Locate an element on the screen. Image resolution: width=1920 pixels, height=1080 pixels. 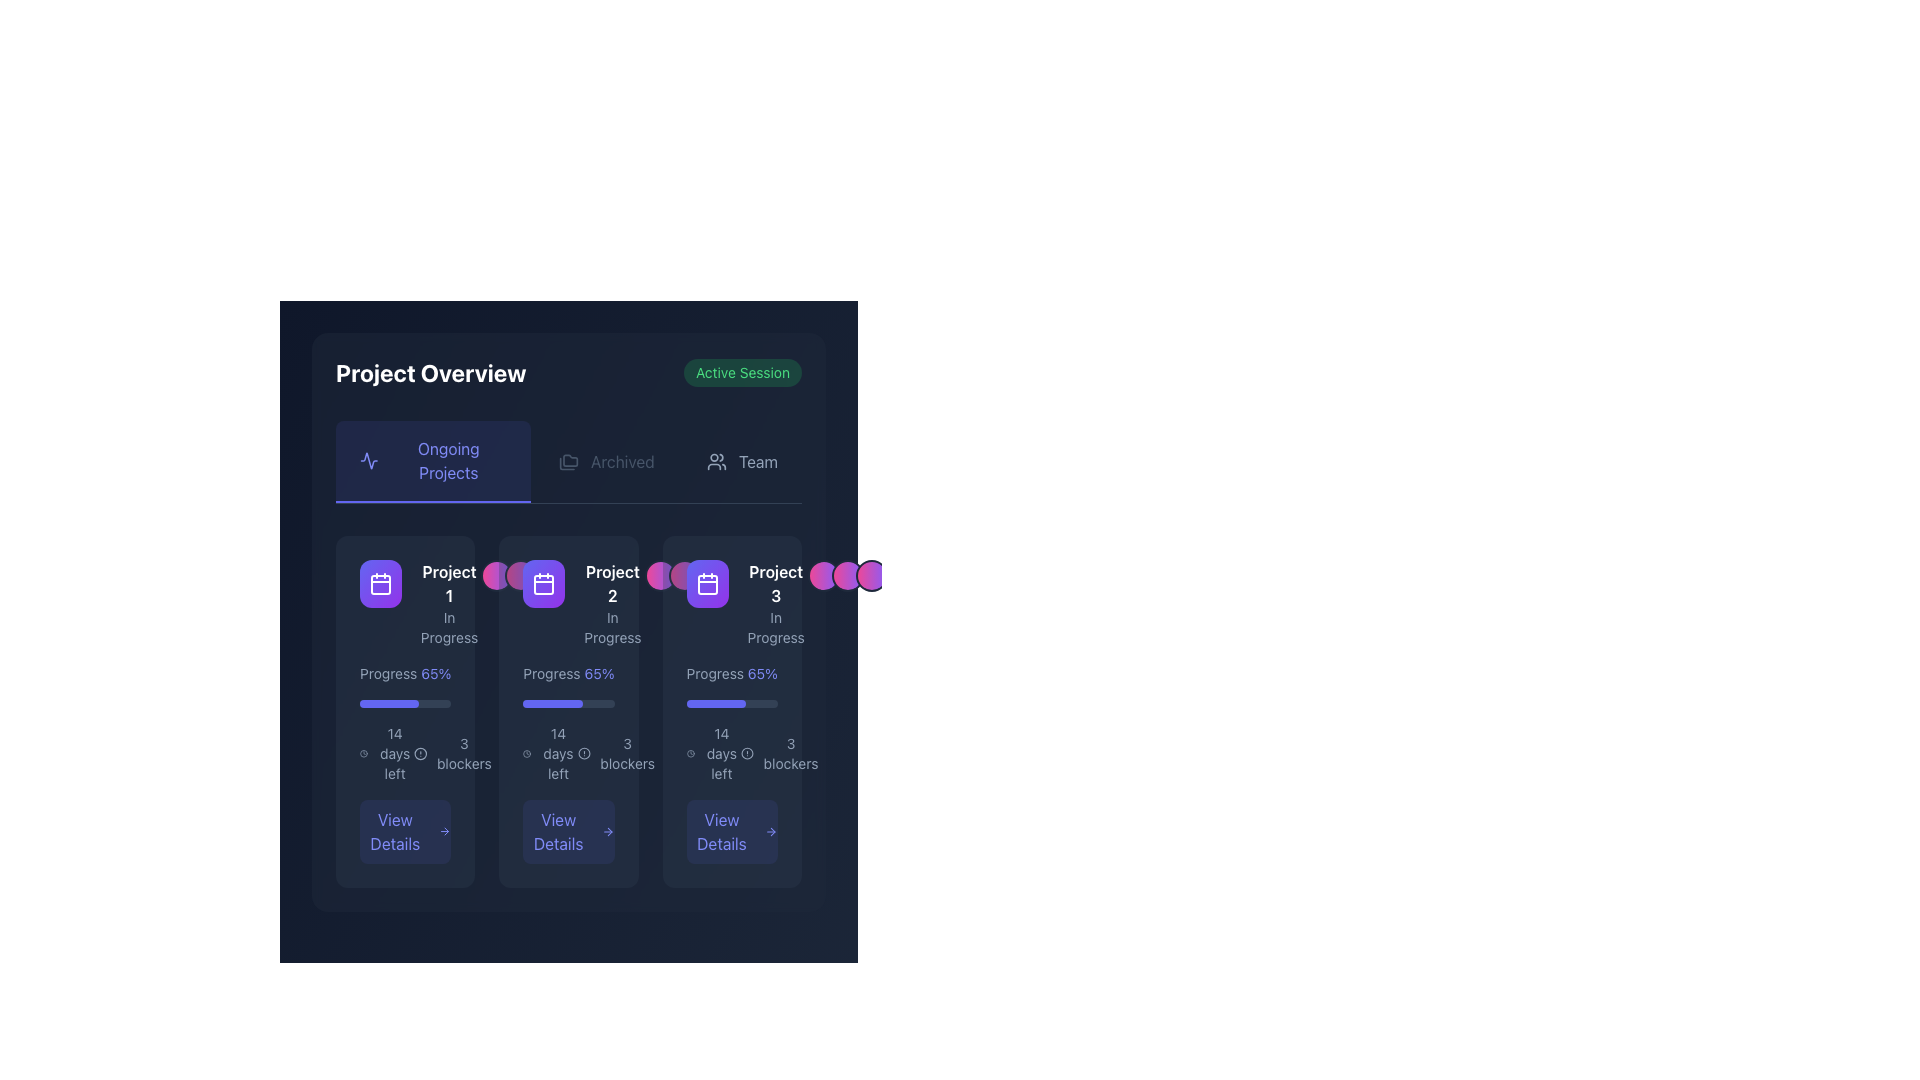
the calendar icon button representing date functionality for 'Project 3' located in the 'Ongoing Projects' section is located at coordinates (707, 583).